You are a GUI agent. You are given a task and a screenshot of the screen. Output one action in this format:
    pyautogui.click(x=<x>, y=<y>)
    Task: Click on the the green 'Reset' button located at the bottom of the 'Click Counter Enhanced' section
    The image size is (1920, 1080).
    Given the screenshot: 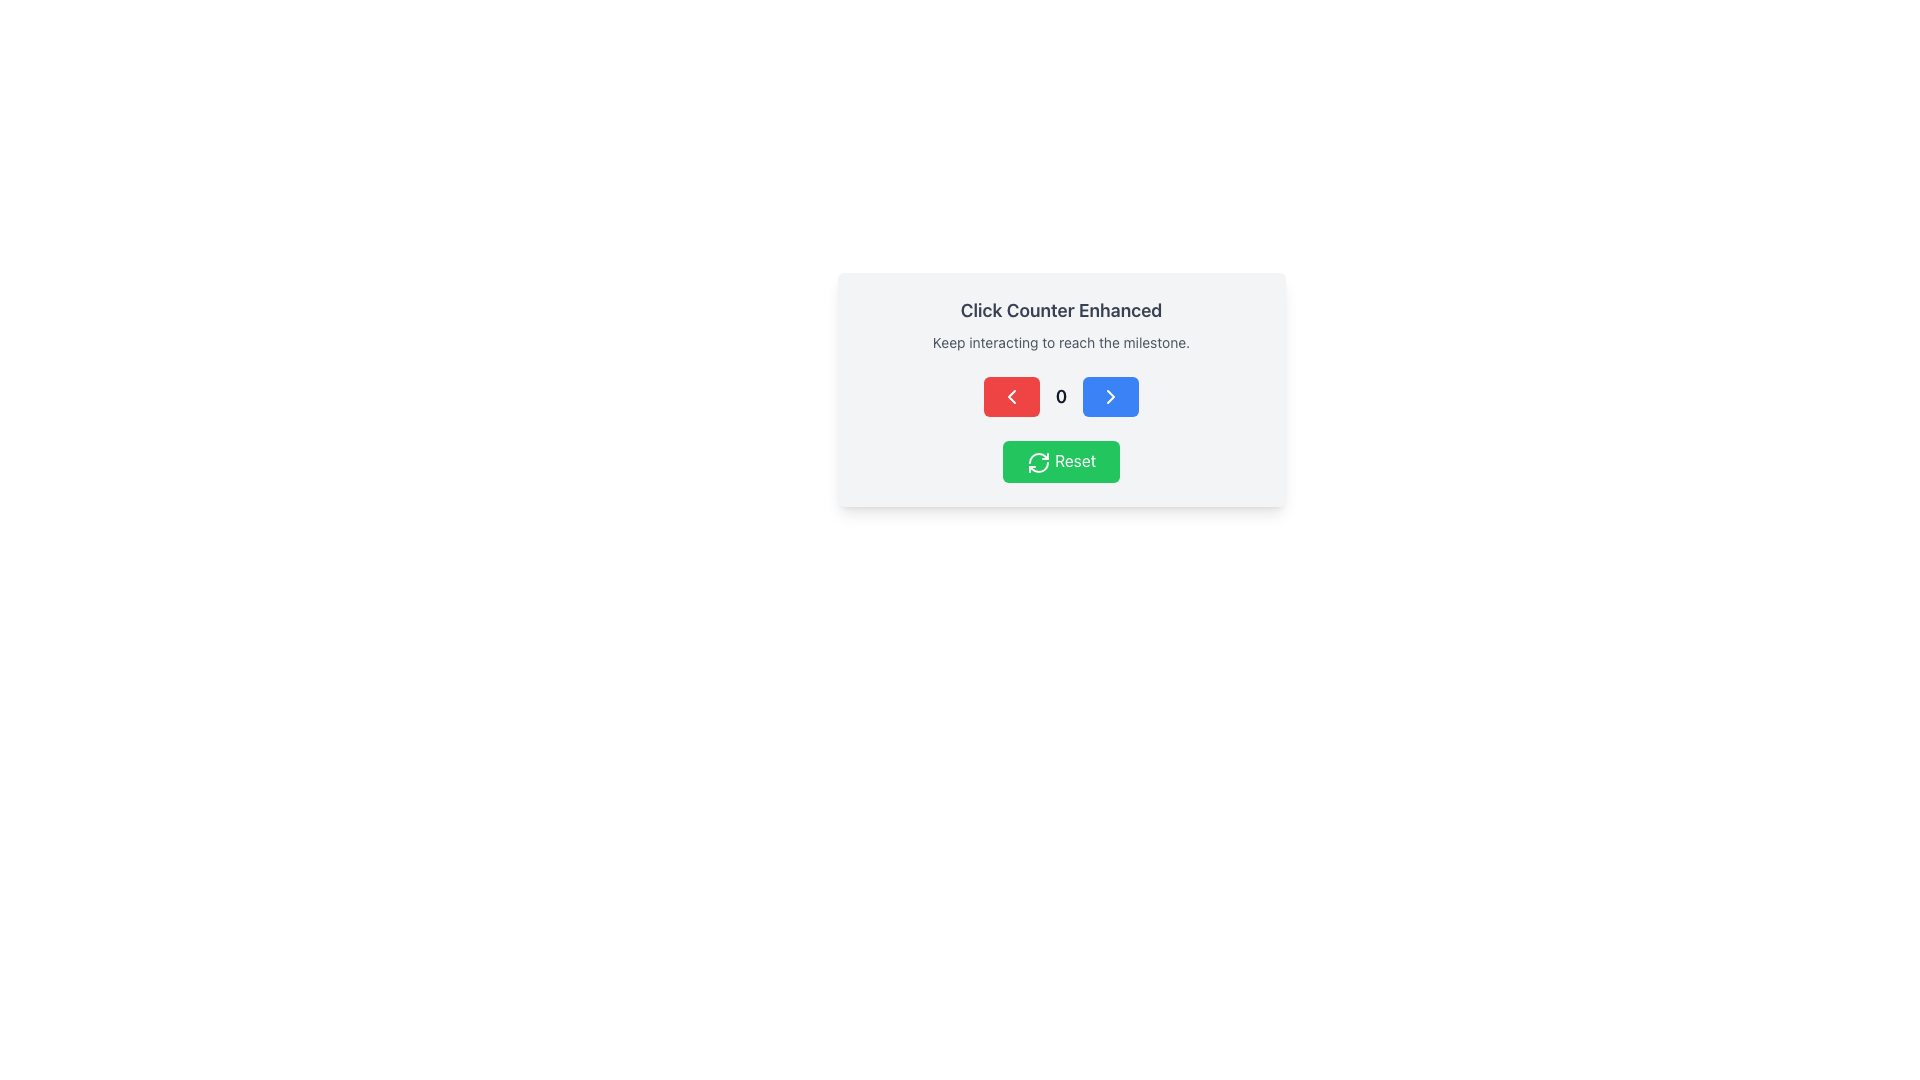 What is the action you would take?
    pyautogui.click(x=1060, y=461)
    